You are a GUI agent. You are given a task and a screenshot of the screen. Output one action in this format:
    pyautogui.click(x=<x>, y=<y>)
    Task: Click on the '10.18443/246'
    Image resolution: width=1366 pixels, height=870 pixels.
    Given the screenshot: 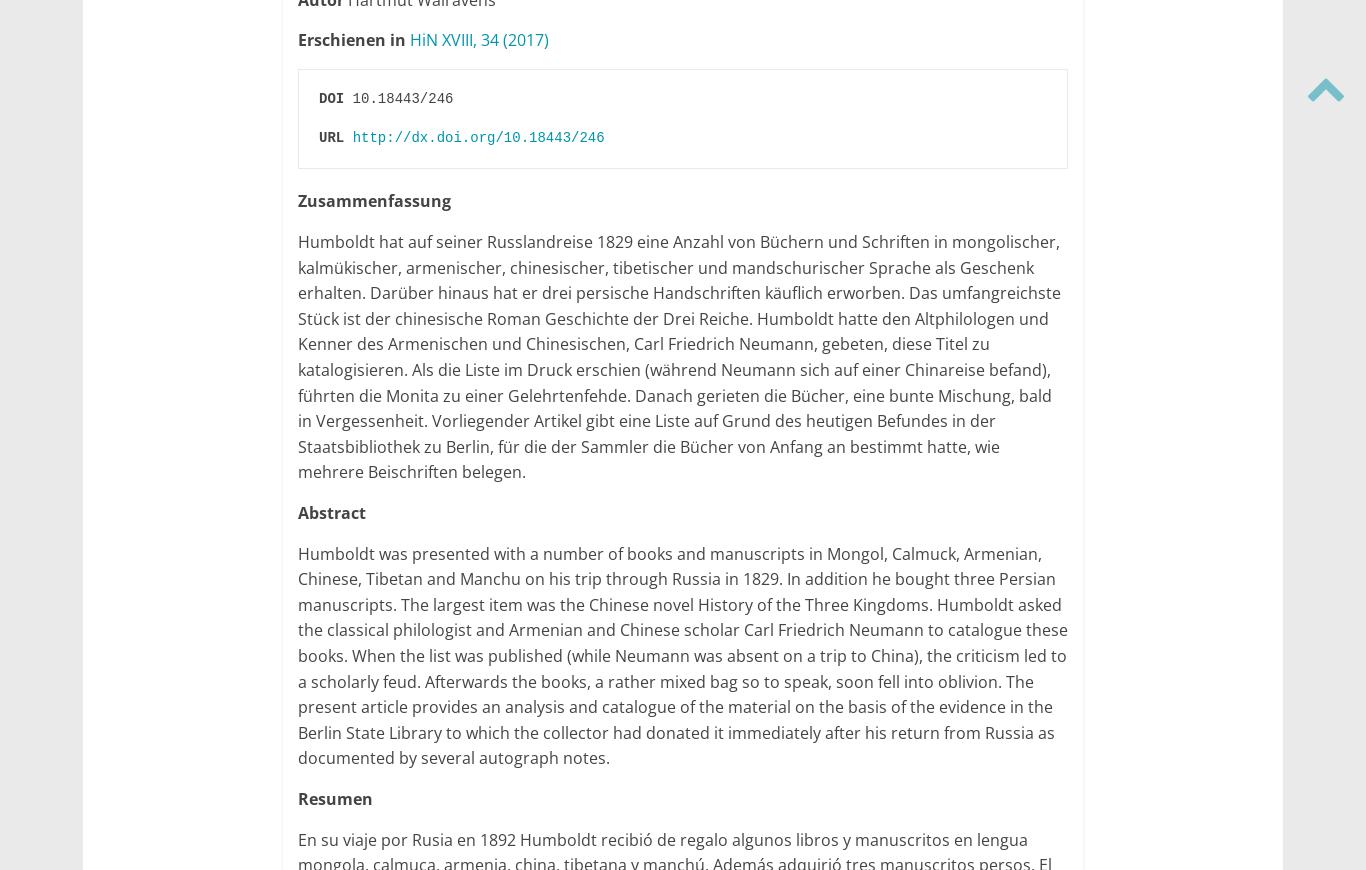 What is the action you would take?
    pyautogui.click(x=342, y=96)
    